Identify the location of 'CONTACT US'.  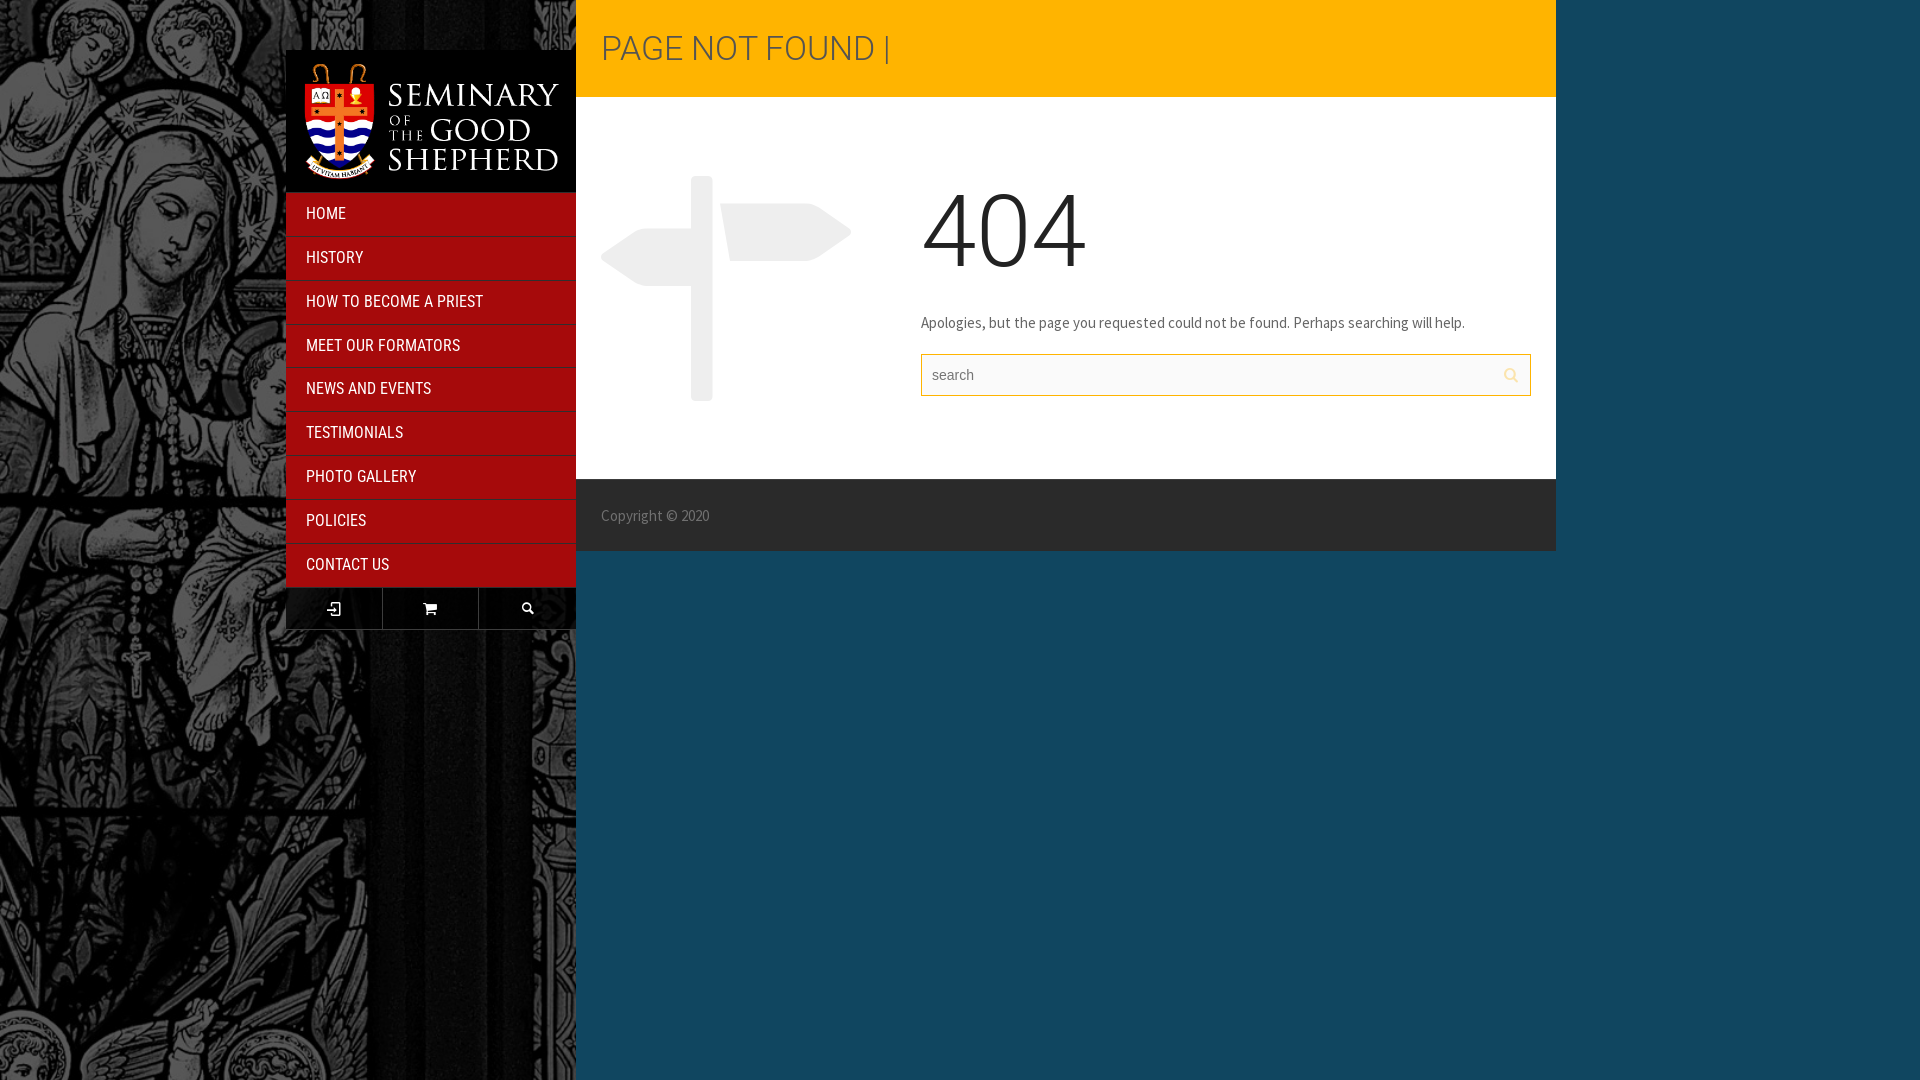
(430, 566).